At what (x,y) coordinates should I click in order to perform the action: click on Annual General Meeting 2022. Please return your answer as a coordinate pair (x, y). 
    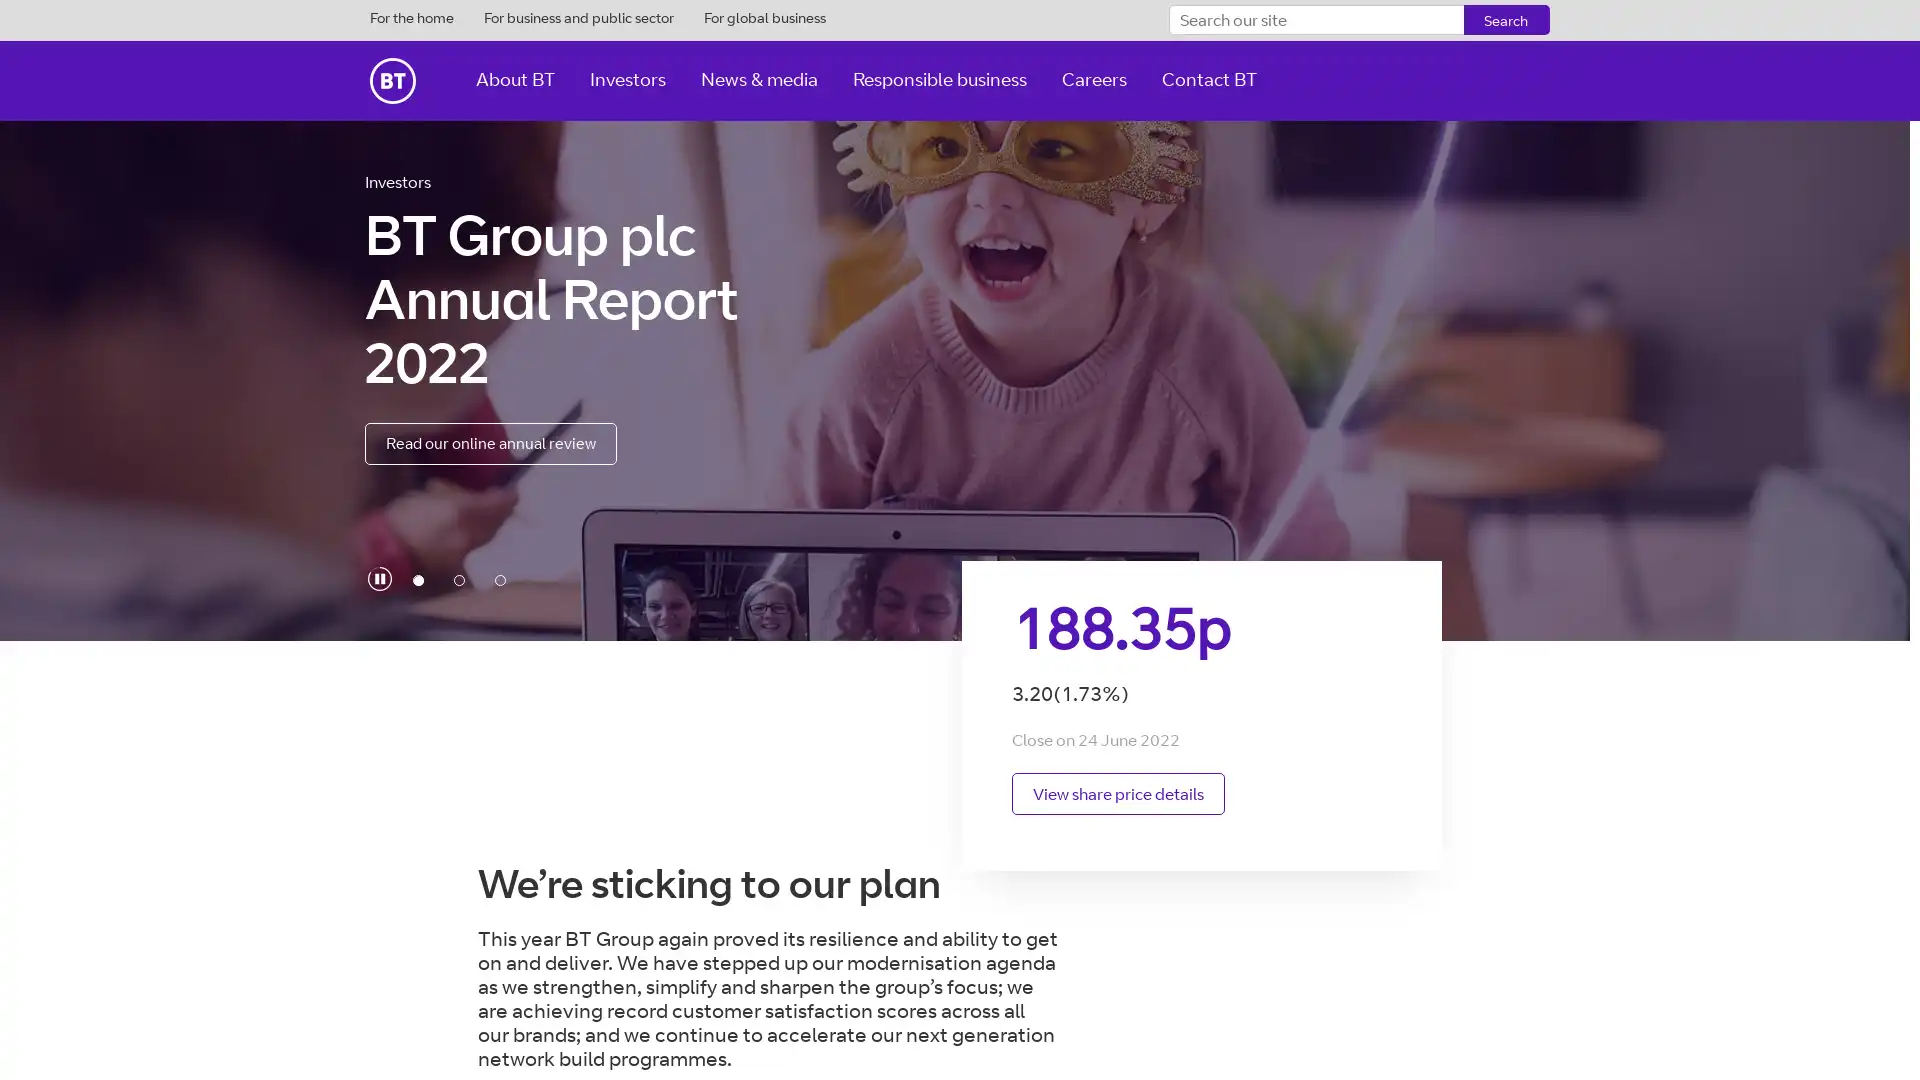
    Looking at the image, I should click on (458, 580).